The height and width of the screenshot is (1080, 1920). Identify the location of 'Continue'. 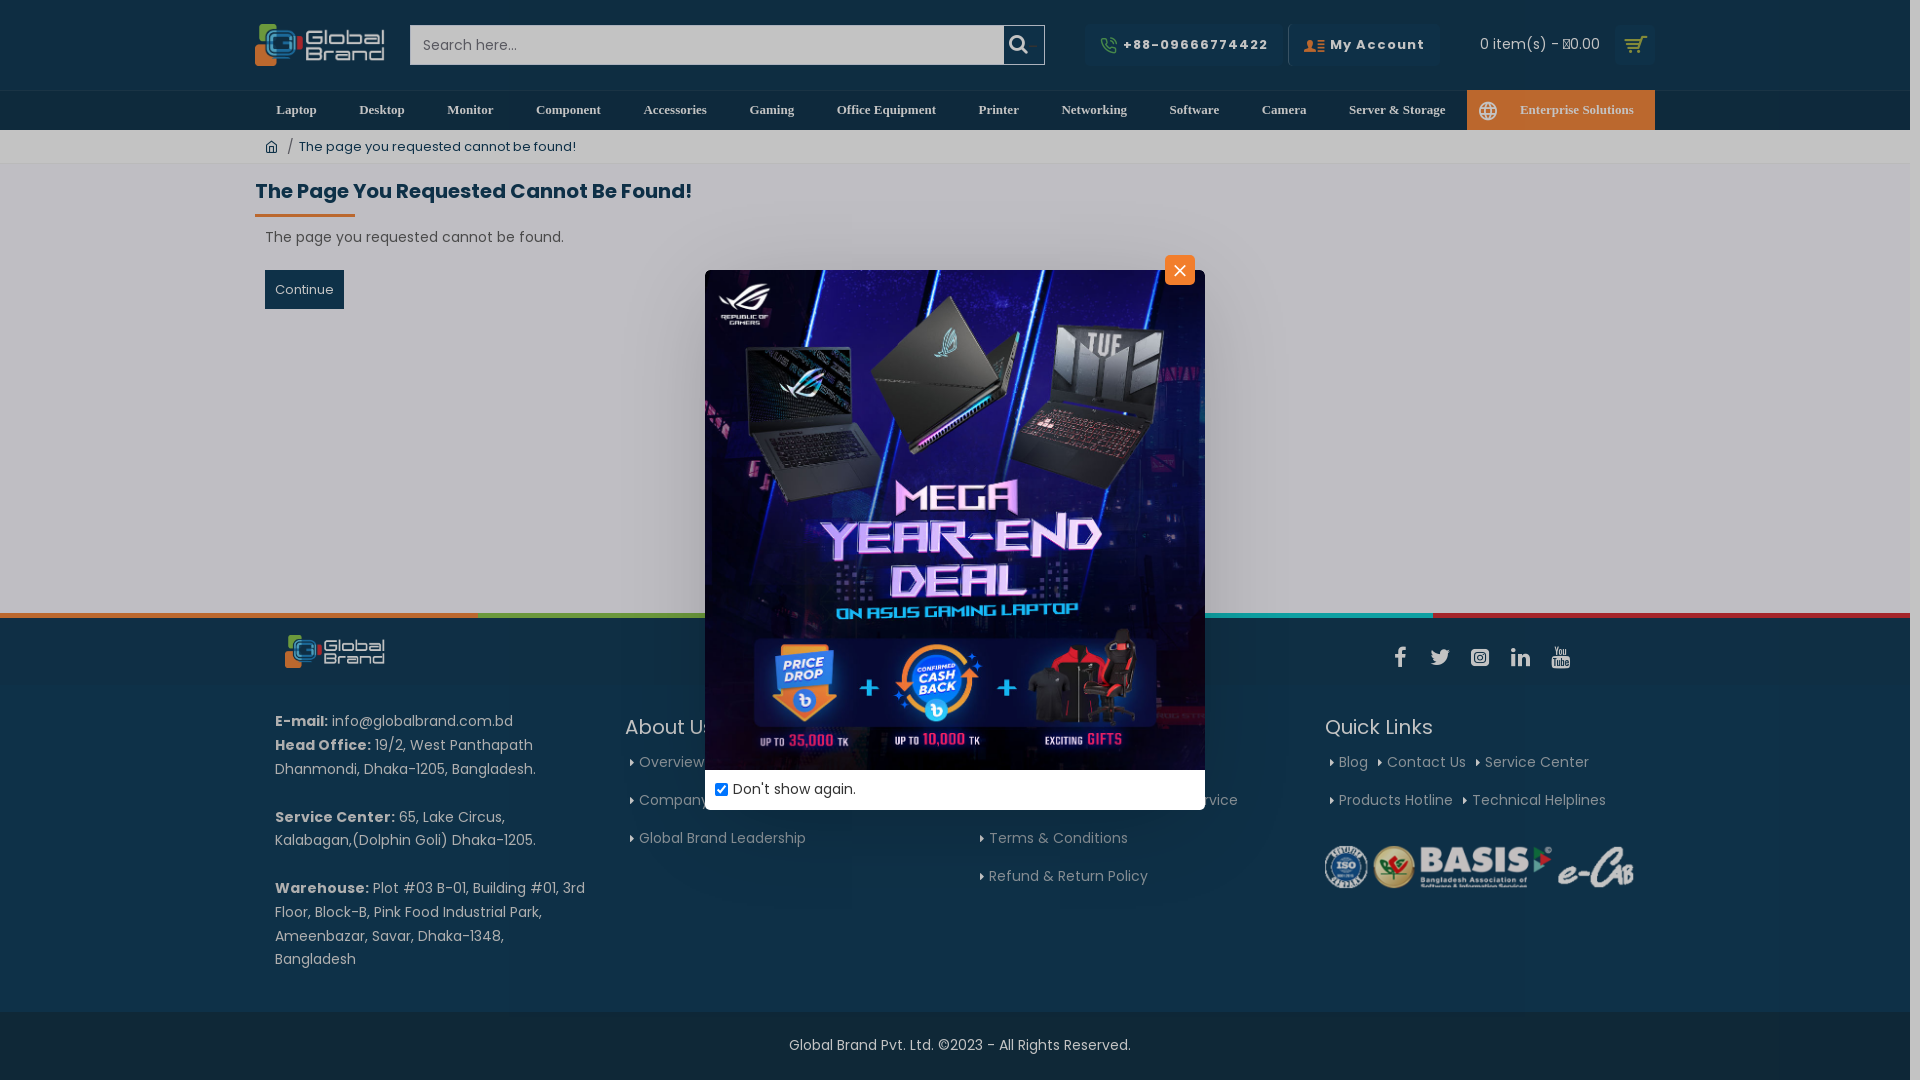
(303, 289).